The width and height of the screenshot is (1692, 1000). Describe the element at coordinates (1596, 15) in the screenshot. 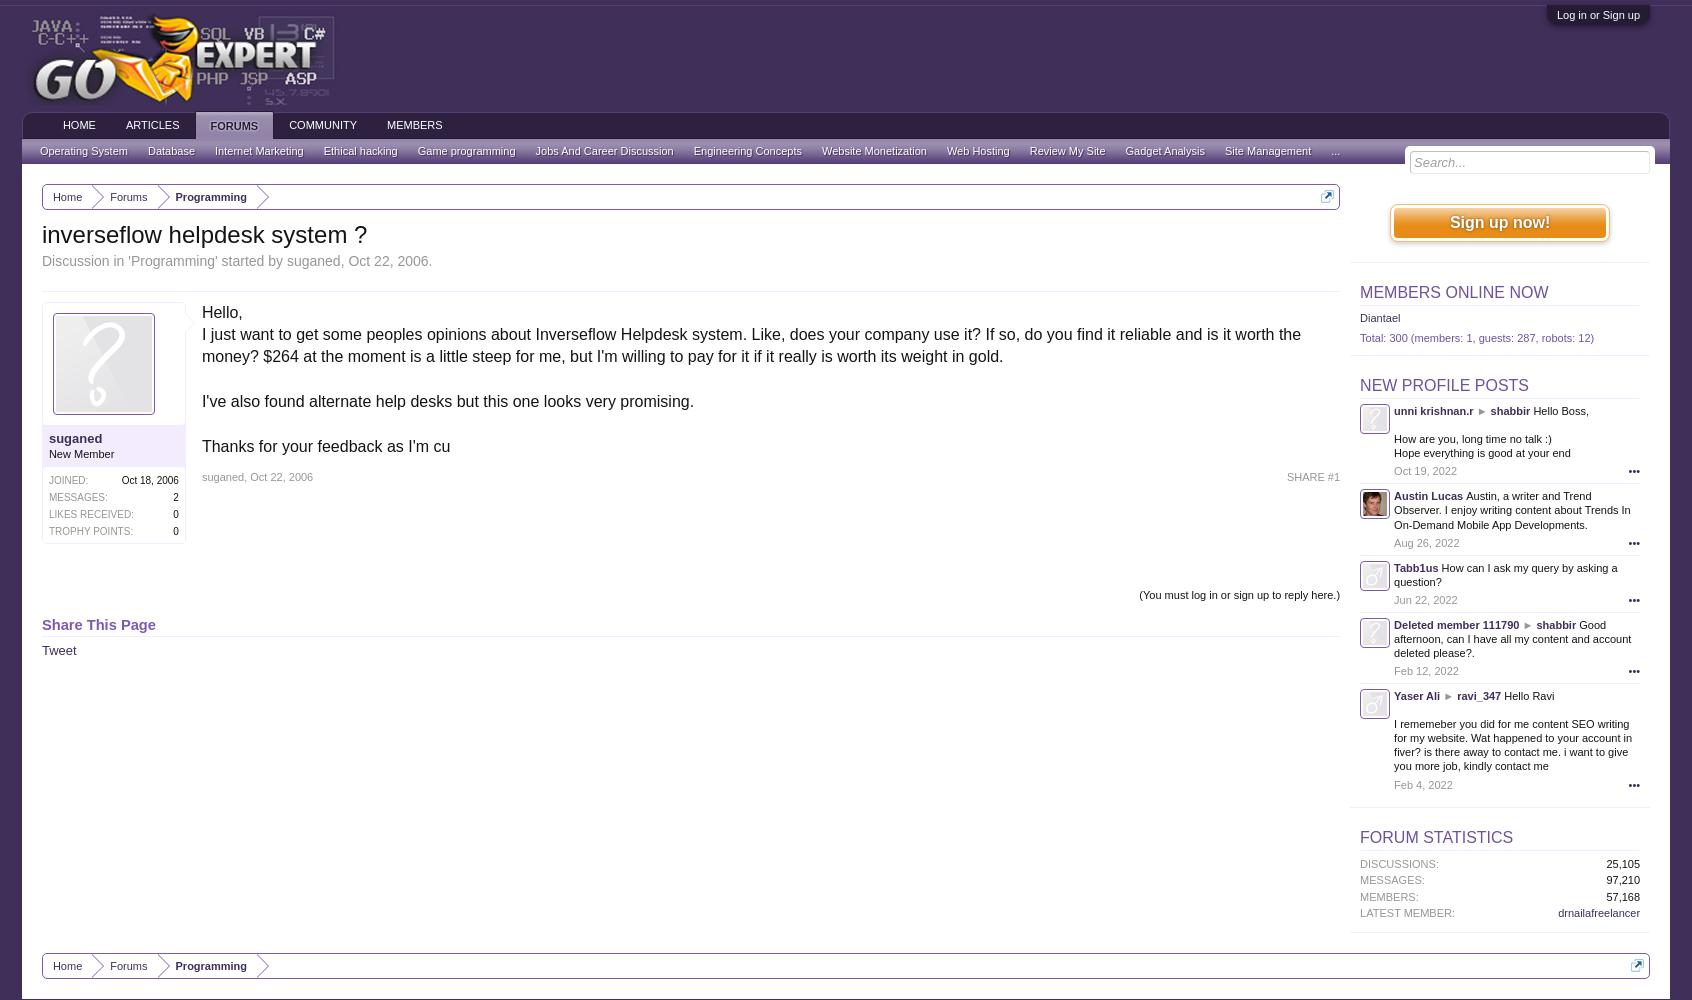

I see `'Log in or Sign up'` at that location.